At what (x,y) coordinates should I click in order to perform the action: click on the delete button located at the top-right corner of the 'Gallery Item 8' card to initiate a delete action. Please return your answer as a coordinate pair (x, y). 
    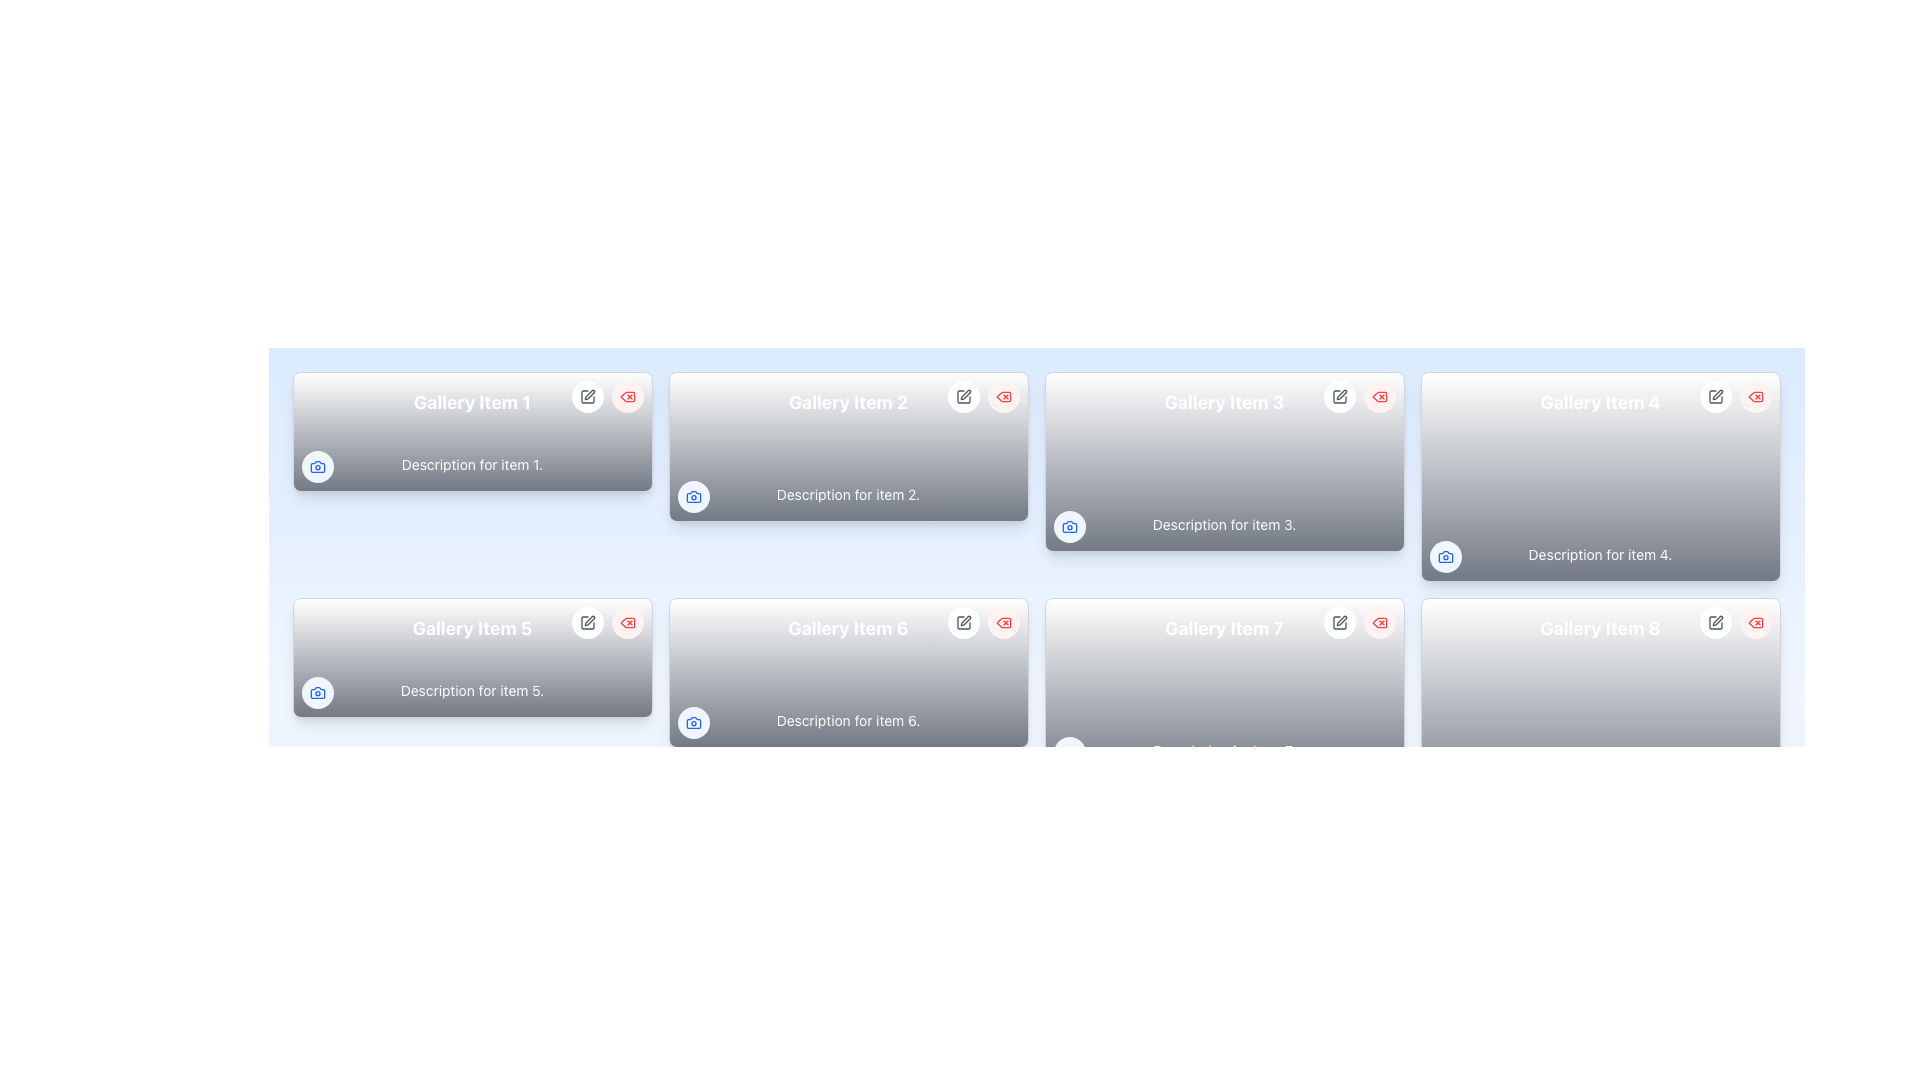
    Looking at the image, I should click on (1754, 622).